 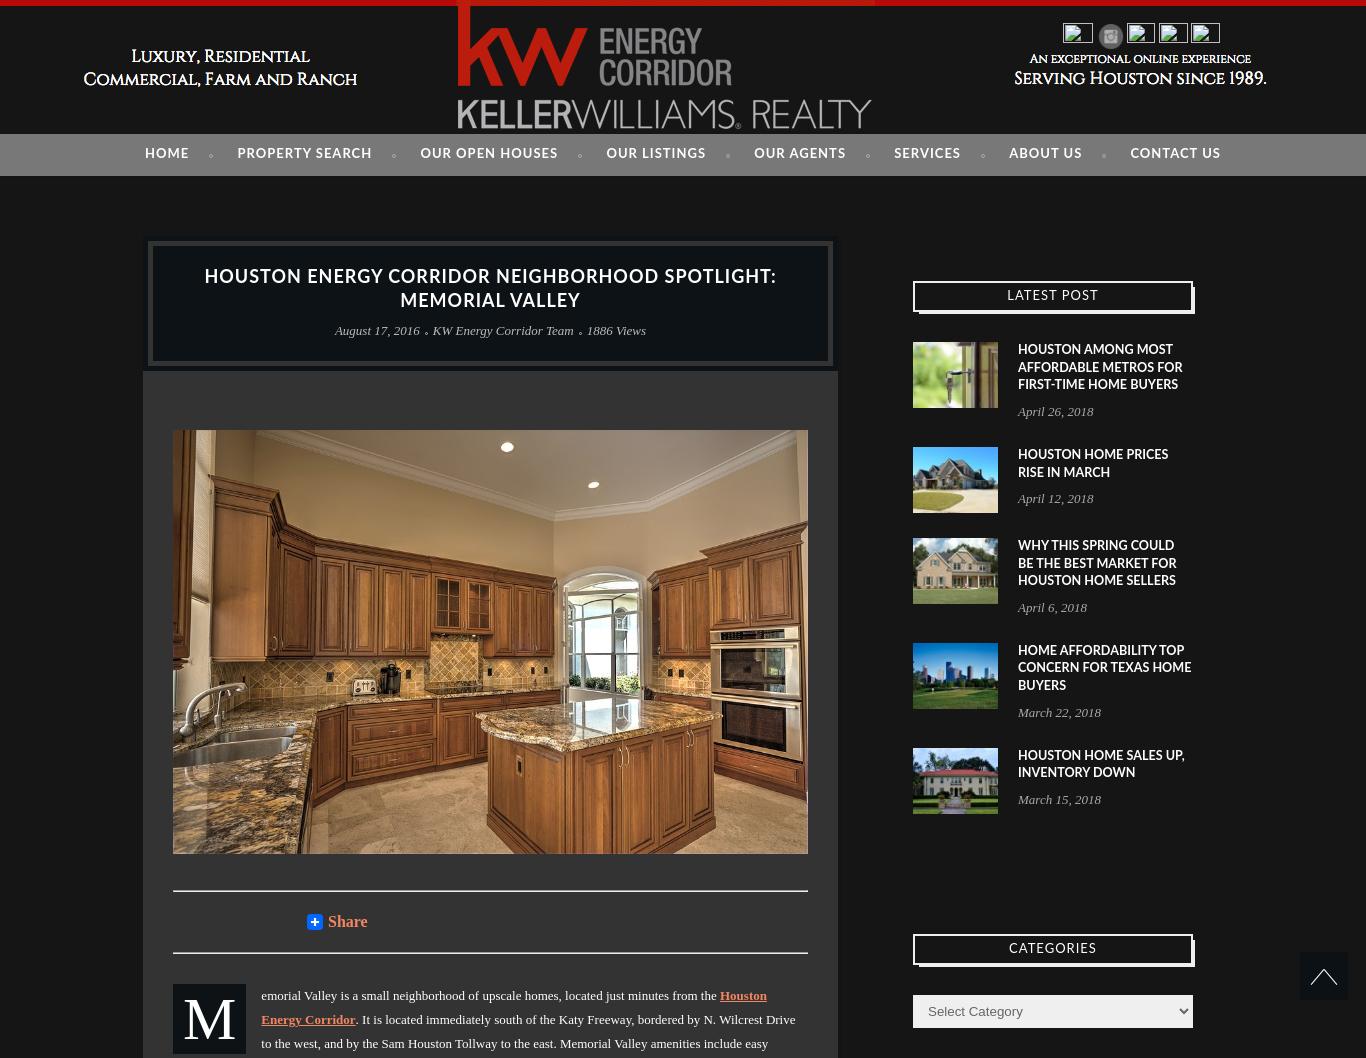 What do you see at coordinates (489, 153) in the screenshot?
I see `'OUR OPEN HOUSES'` at bounding box center [489, 153].